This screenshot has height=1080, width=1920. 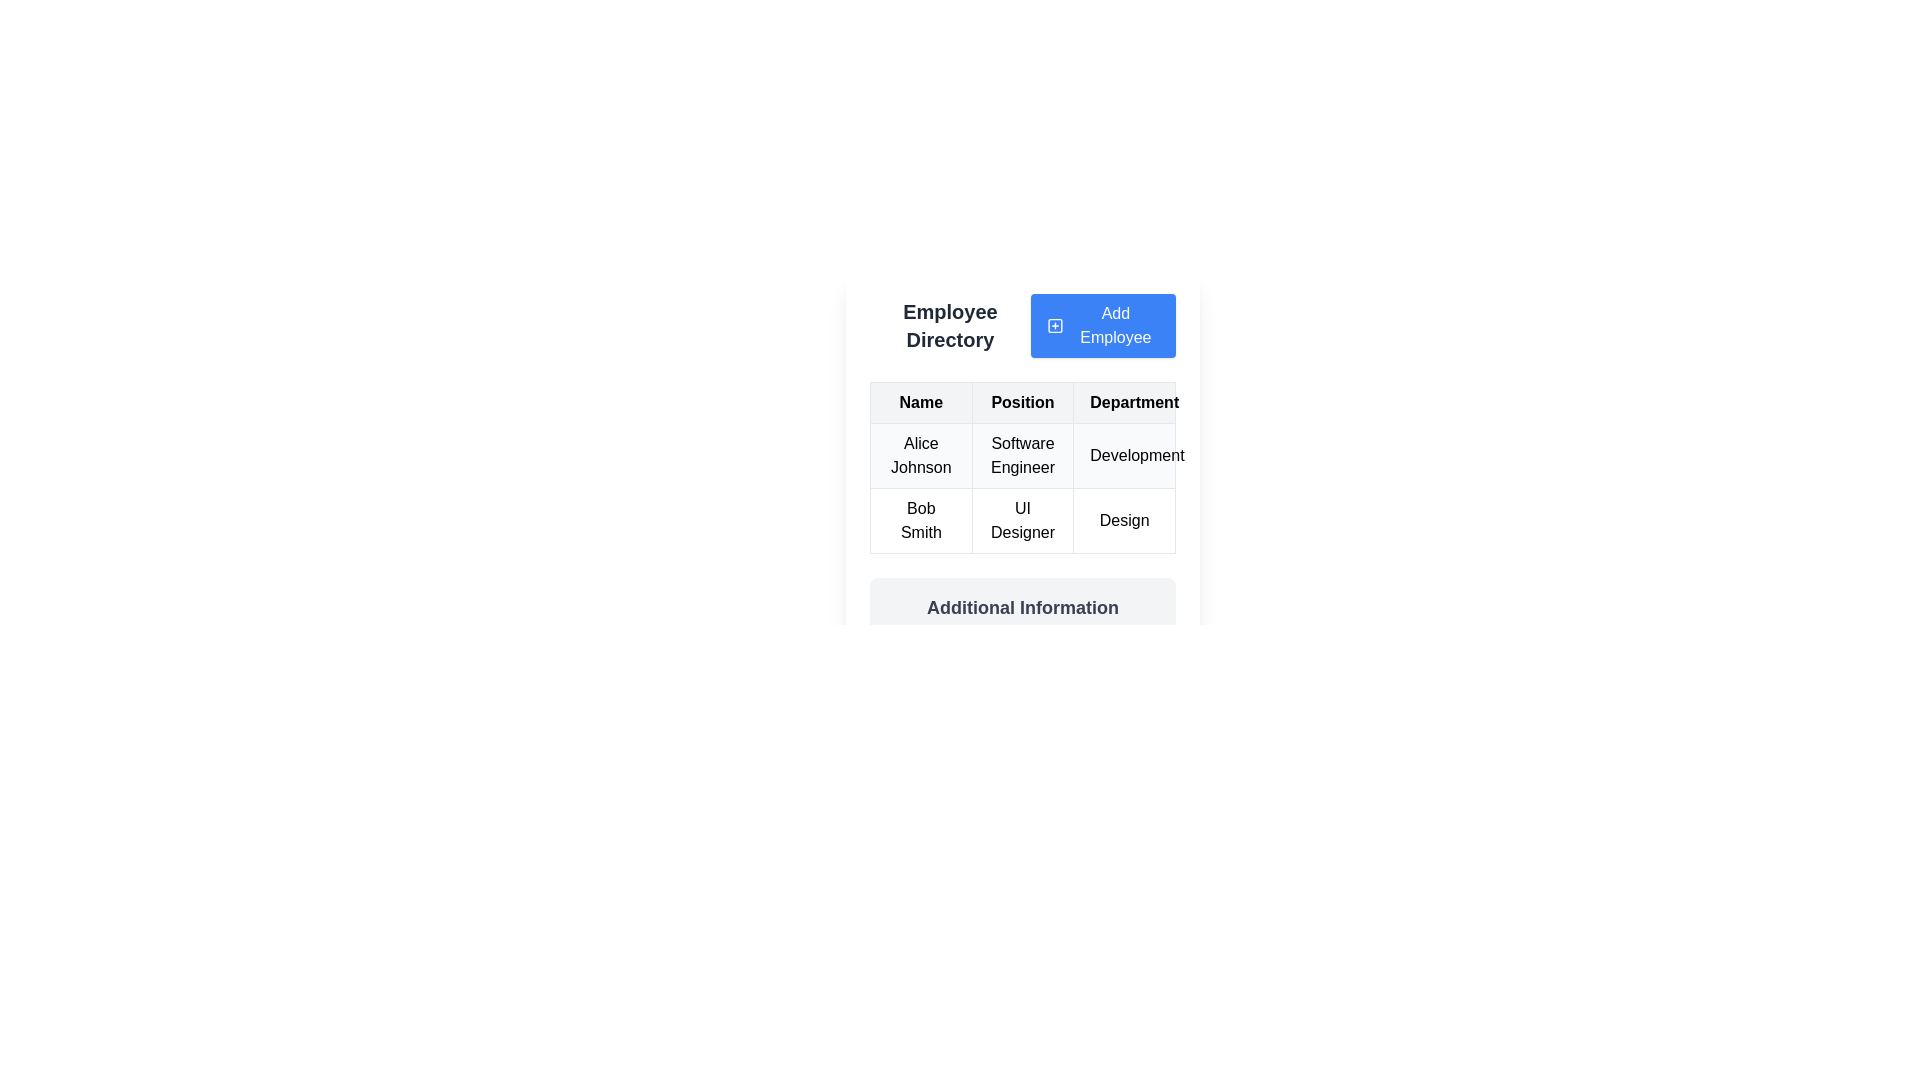 What do you see at coordinates (1022, 325) in the screenshot?
I see `the 'Add Employee' button in the Employee Directory section to change its color` at bounding box center [1022, 325].